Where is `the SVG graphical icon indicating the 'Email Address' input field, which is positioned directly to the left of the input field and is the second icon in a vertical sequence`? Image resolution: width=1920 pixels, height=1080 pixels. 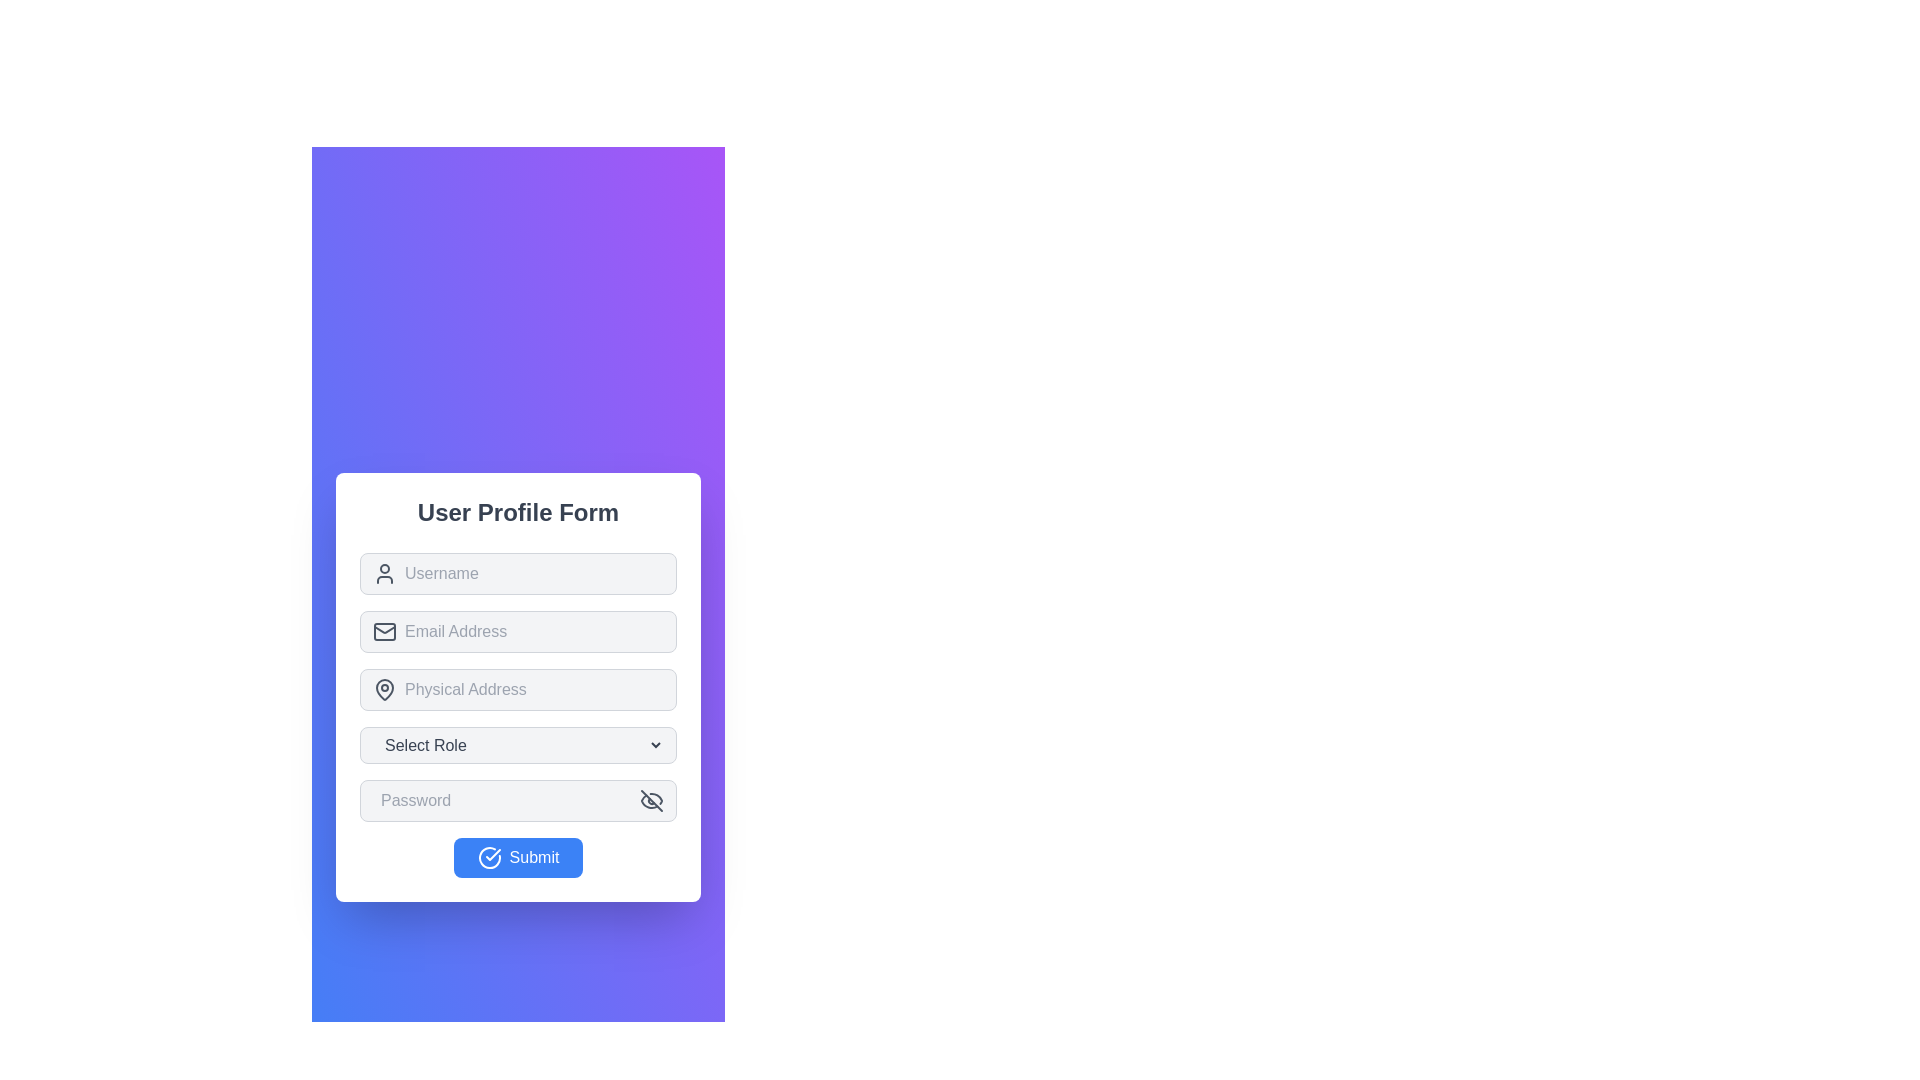
the SVG graphical icon indicating the 'Email Address' input field, which is positioned directly to the left of the input field and is the second icon in a vertical sequence is located at coordinates (384, 631).